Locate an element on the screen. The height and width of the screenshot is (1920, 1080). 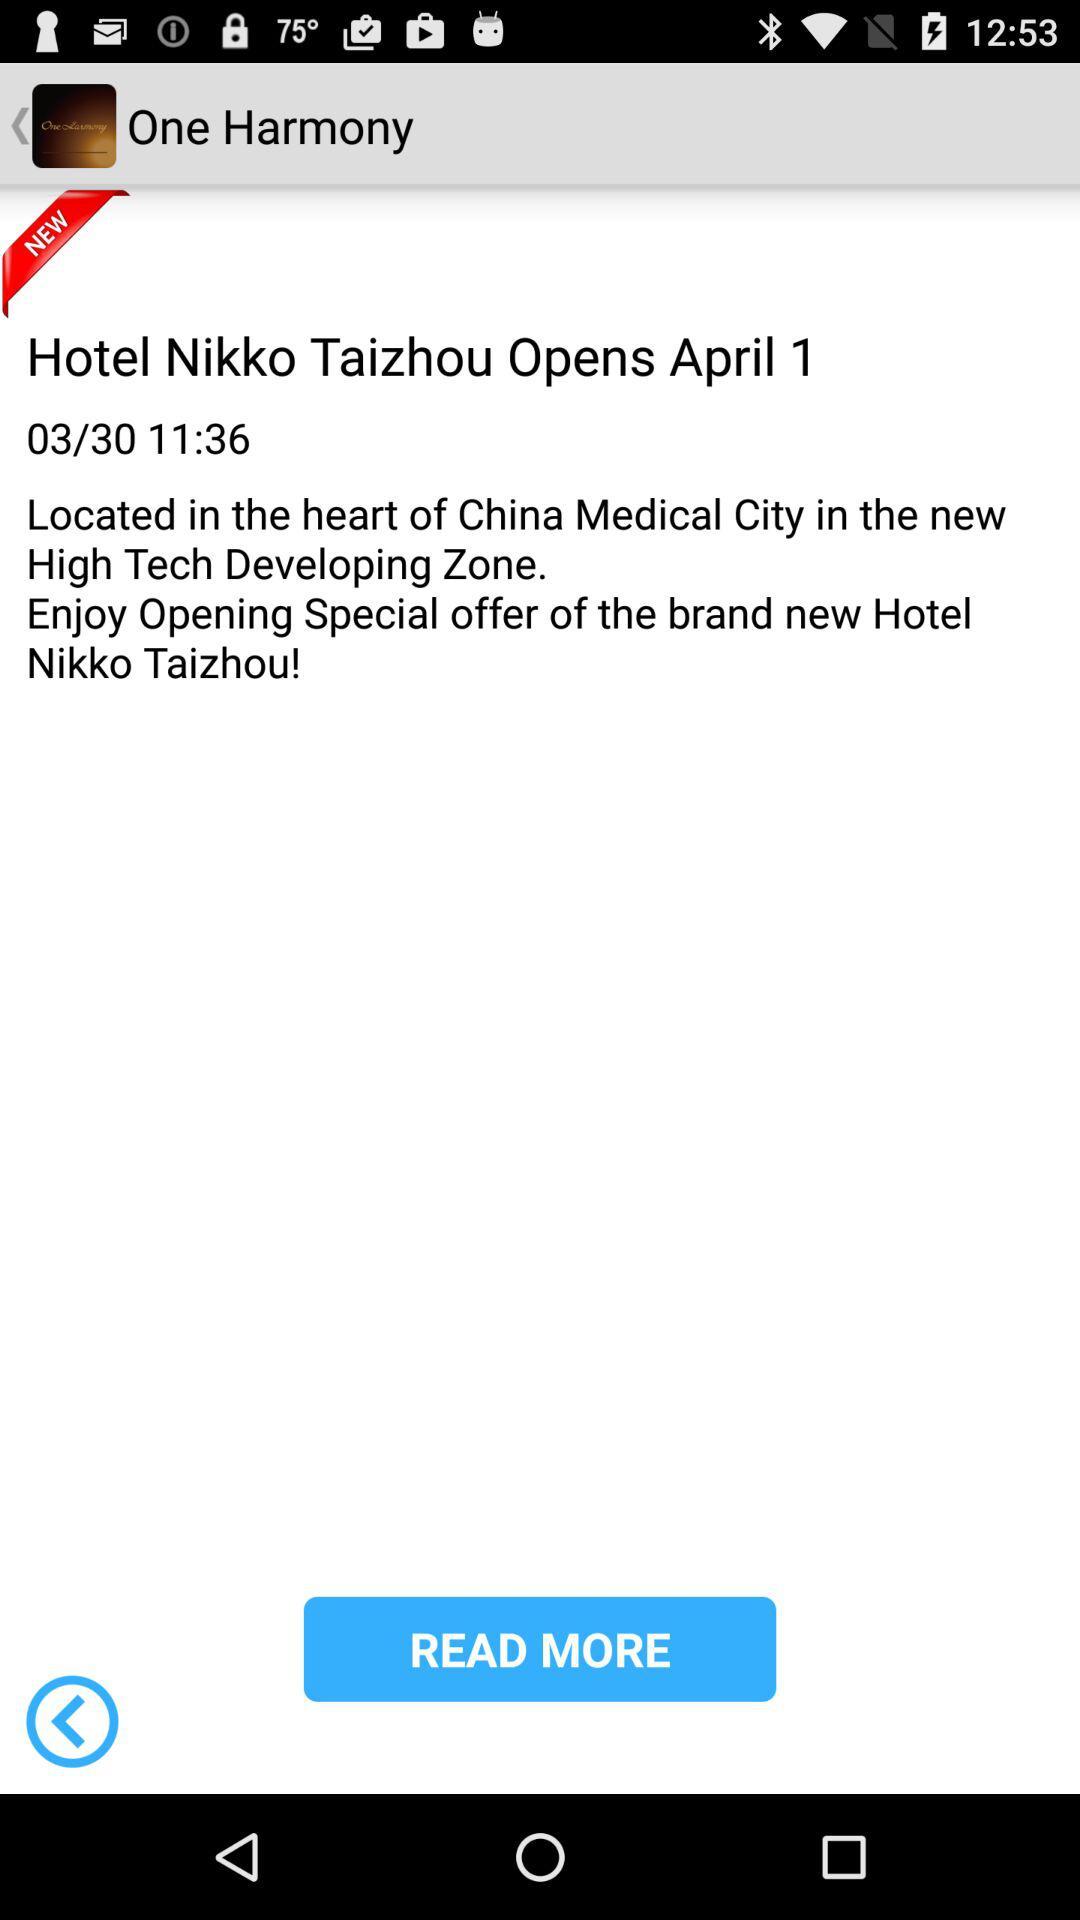
go back is located at coordinates (71, 1720).